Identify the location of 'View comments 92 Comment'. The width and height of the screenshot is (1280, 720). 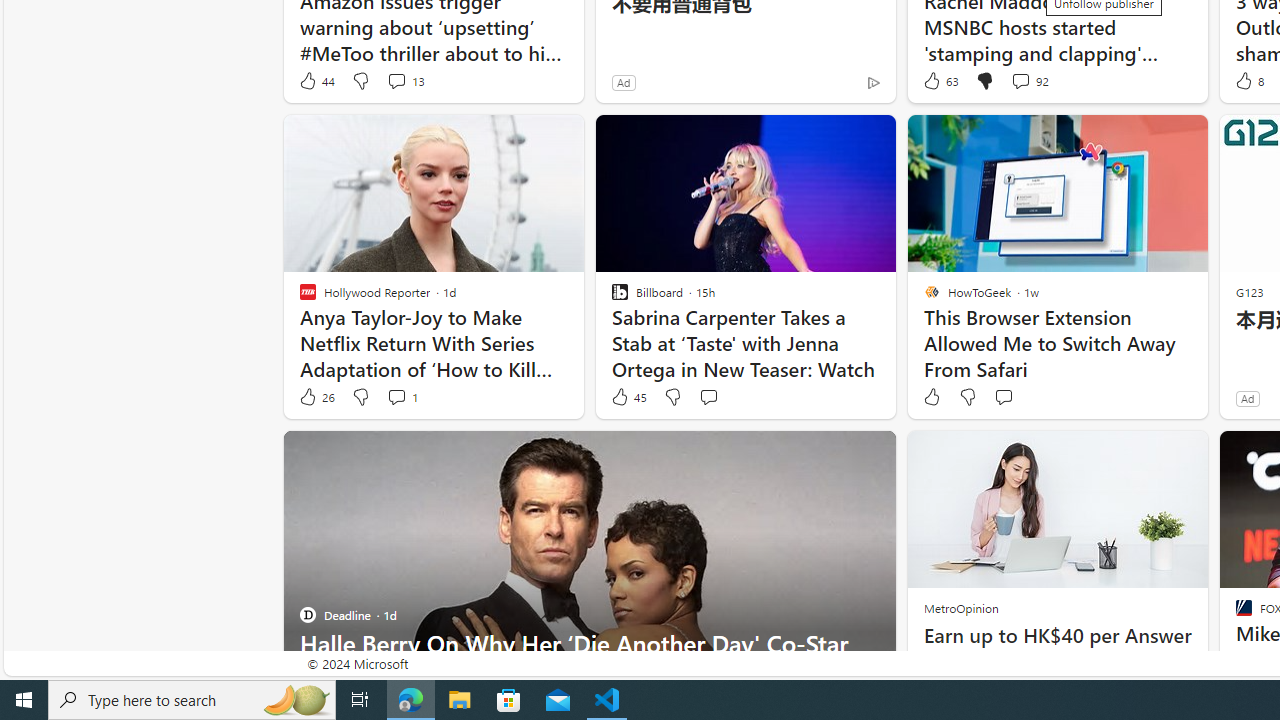
(1029, 80).